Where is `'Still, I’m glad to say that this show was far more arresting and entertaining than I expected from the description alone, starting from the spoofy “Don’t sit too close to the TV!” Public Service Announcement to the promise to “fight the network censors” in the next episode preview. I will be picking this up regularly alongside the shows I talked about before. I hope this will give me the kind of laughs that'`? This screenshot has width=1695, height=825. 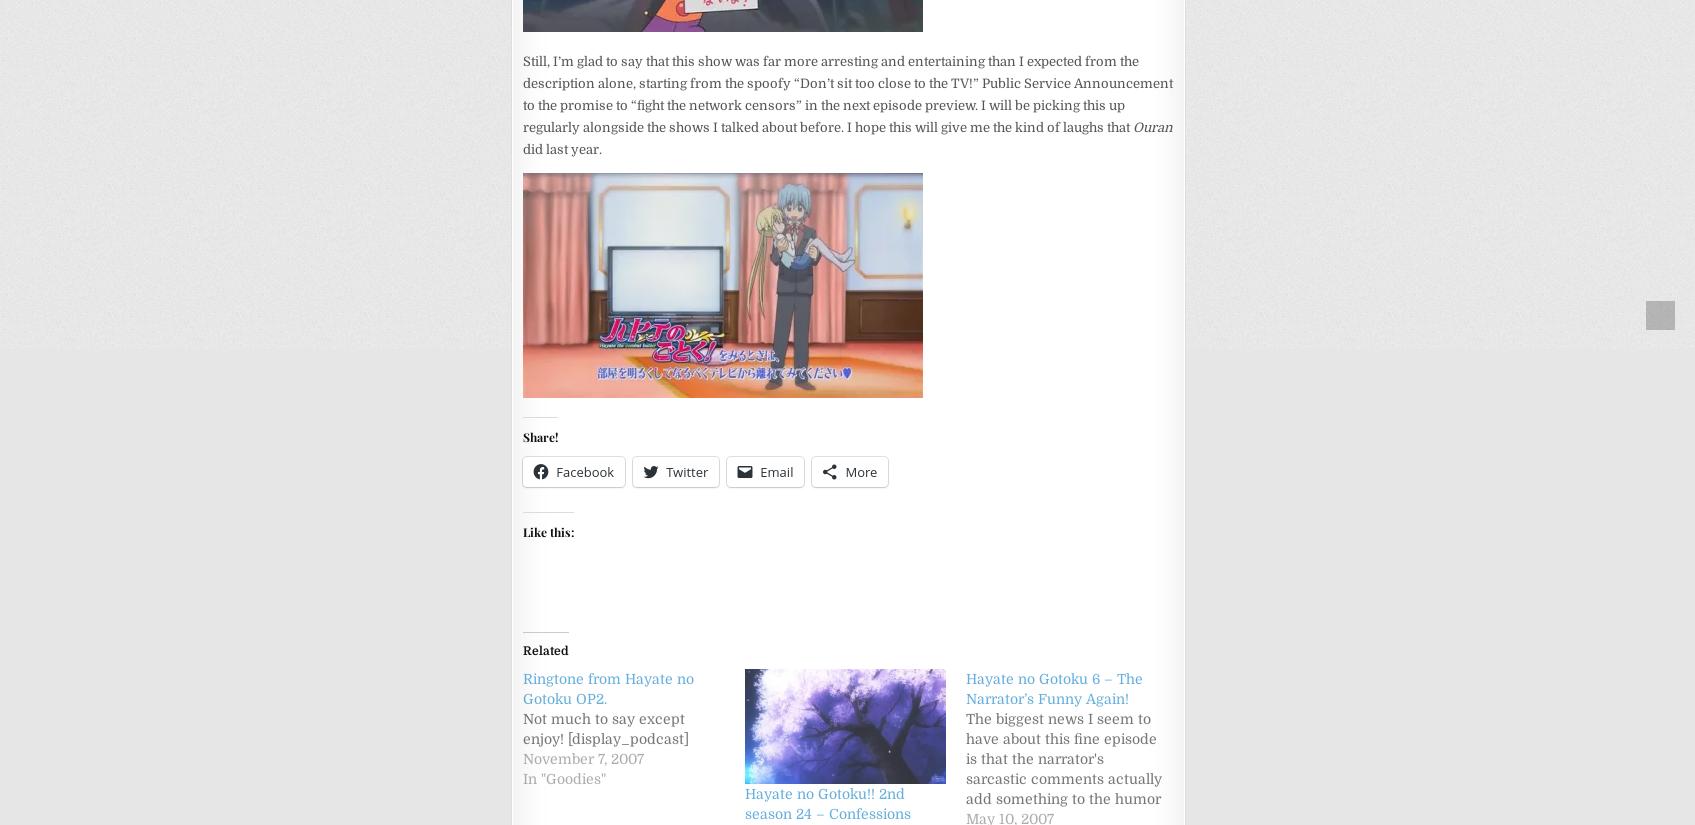 'Still, I’m glad to say that this show was far more arresting and entertaining than I expected from the description alone, starting from the spoofy “Don’t sit too close to the TV!” Public Service Announcement to the promise to “fight the network censors” in the next episode preview. I will be picking this up regularly alongside the shows I talked about before. I hope this will give me the kind of laughs that' is located at coordinates (848, 92).